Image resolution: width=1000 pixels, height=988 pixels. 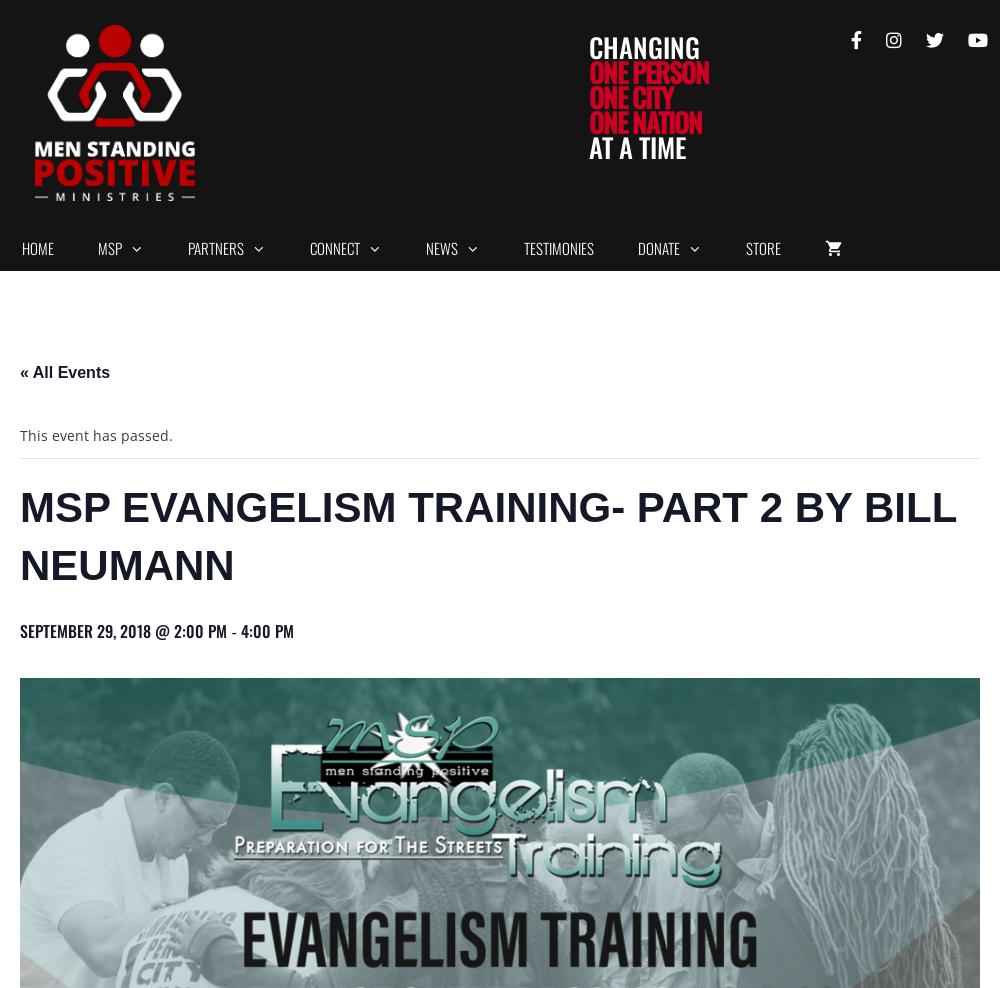 What do you see at coordinates (637, 146) in the screenshot?
I see `'At A Time'` at bounding box center [637, 146].